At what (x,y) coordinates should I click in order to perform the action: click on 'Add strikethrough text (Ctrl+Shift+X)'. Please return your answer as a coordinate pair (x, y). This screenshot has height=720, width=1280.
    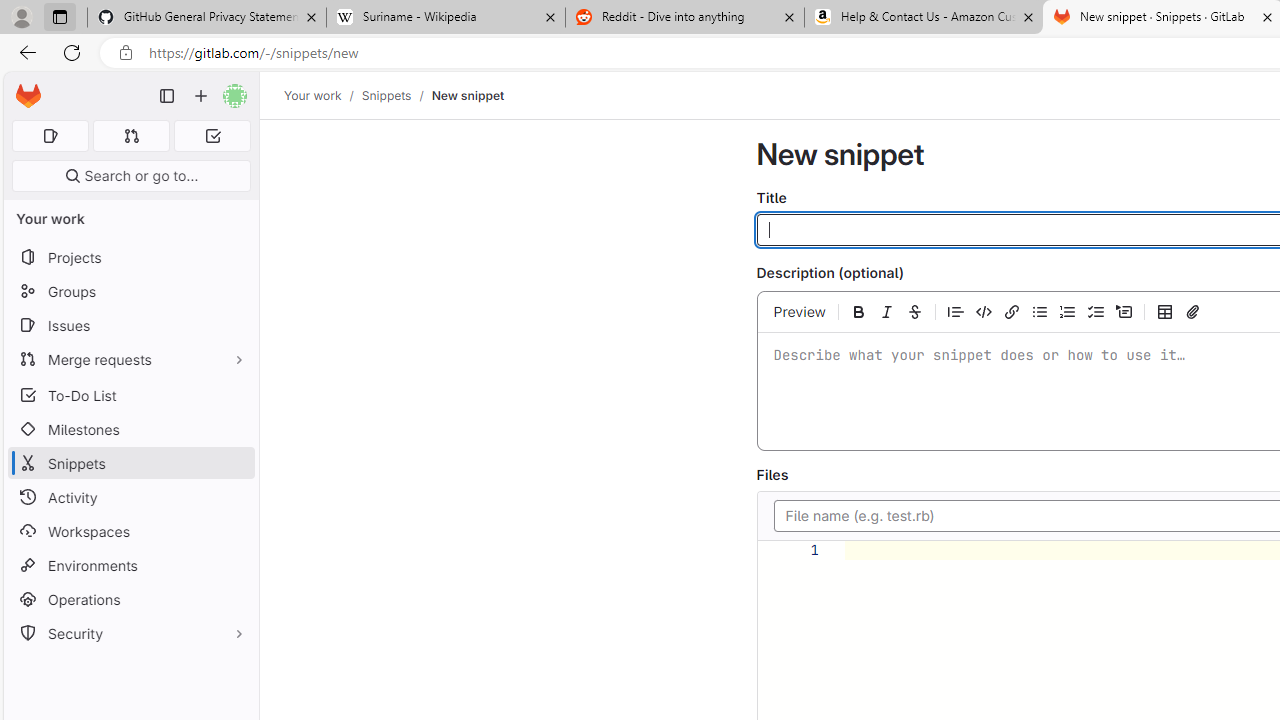
    Looking at the image, I should click on (913, 311).